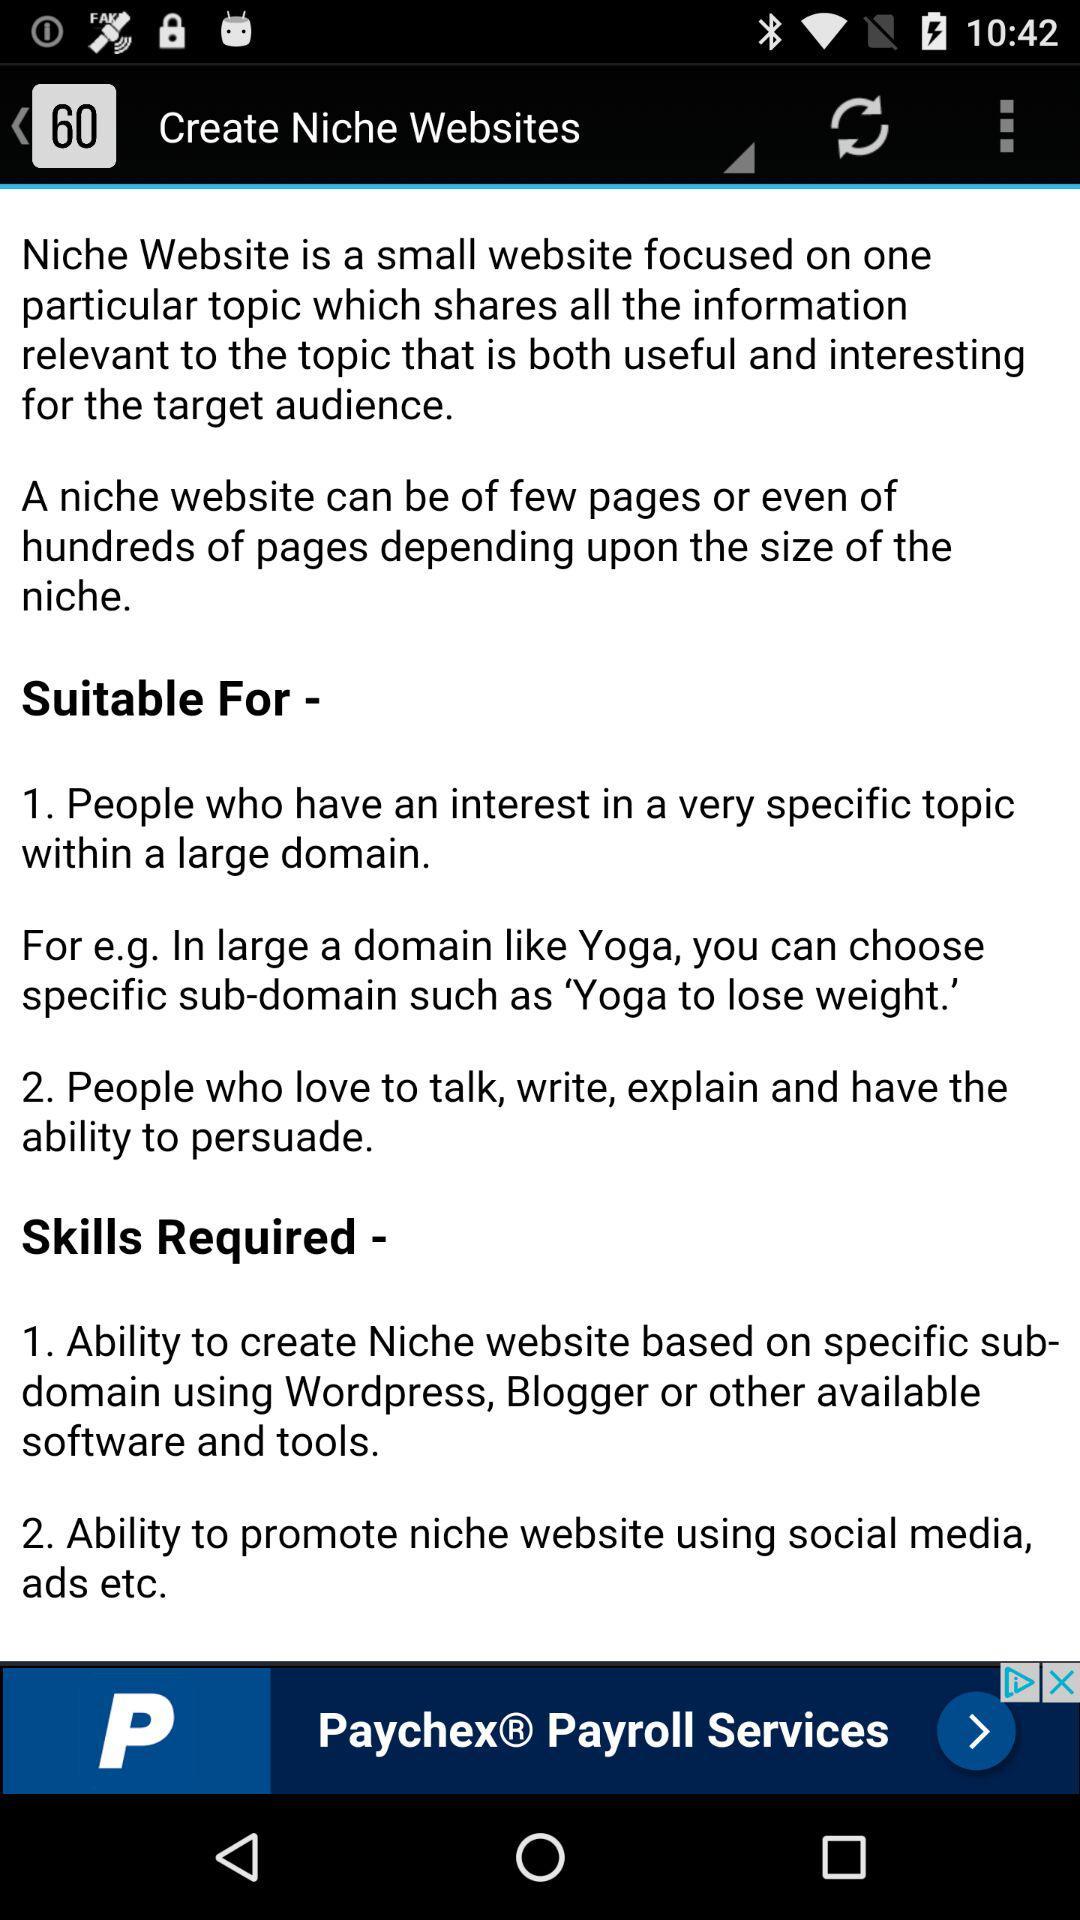 Image resolution: width=1080 pixels, height=1920 pixels. I want to click on advertisement page, so click(540, 1727).